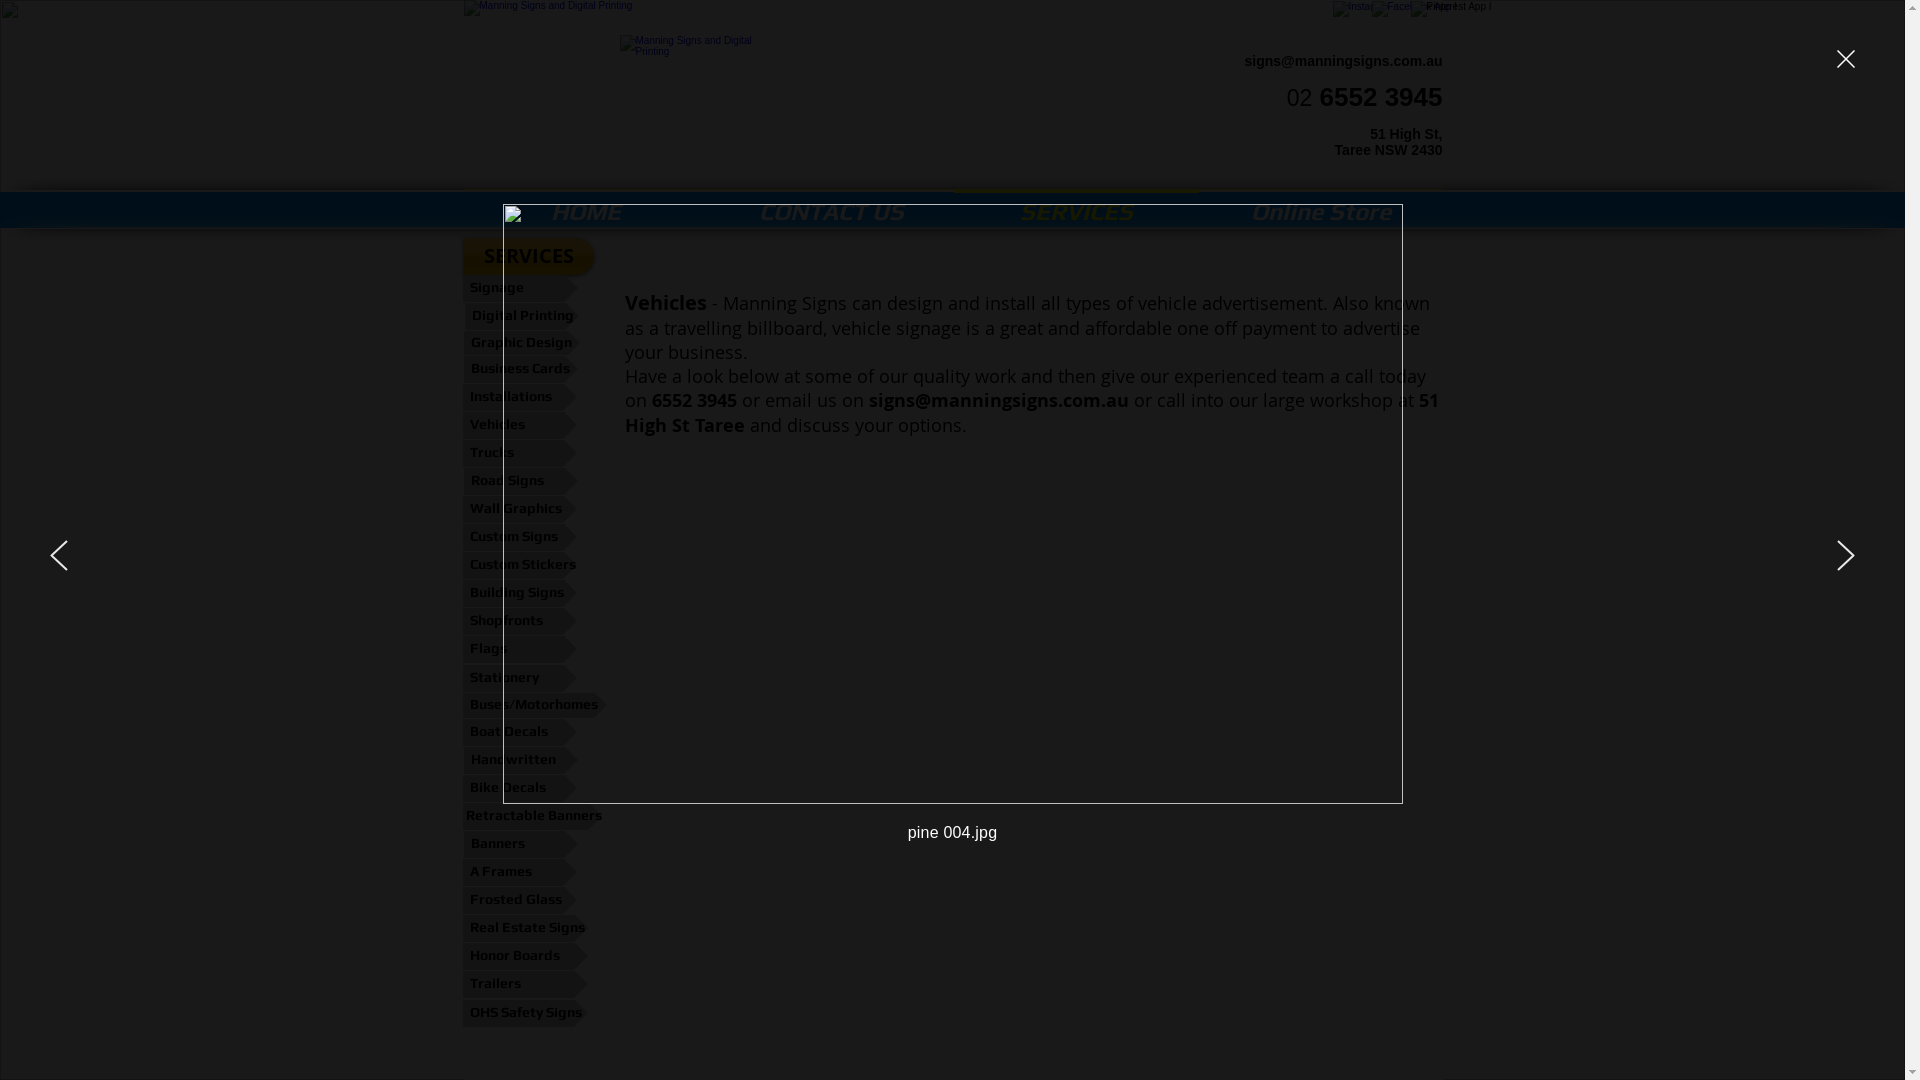 This screenshot has height=1080, width=1920. I want to click on 'Shopfronts', so click(460, 620).